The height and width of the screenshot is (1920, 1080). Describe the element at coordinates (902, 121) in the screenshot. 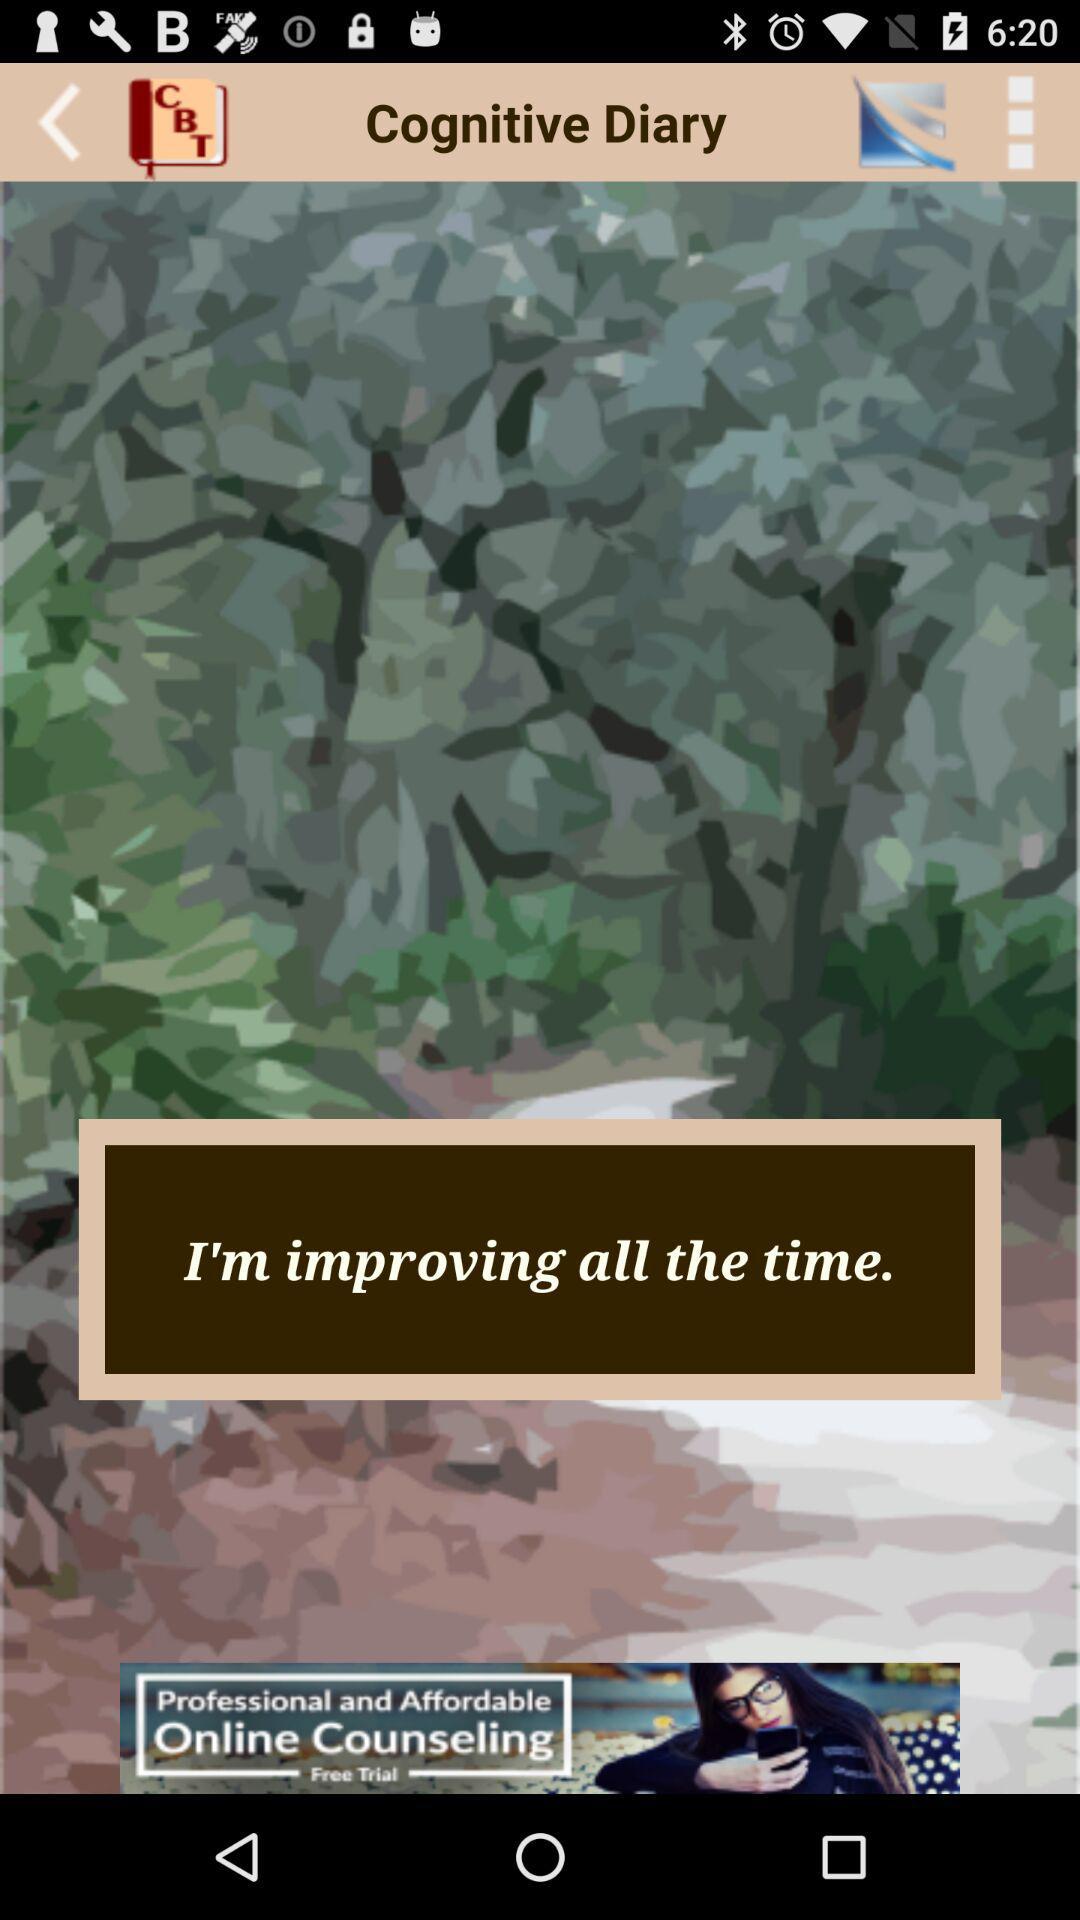

I see `app next to the < back item` at that location.